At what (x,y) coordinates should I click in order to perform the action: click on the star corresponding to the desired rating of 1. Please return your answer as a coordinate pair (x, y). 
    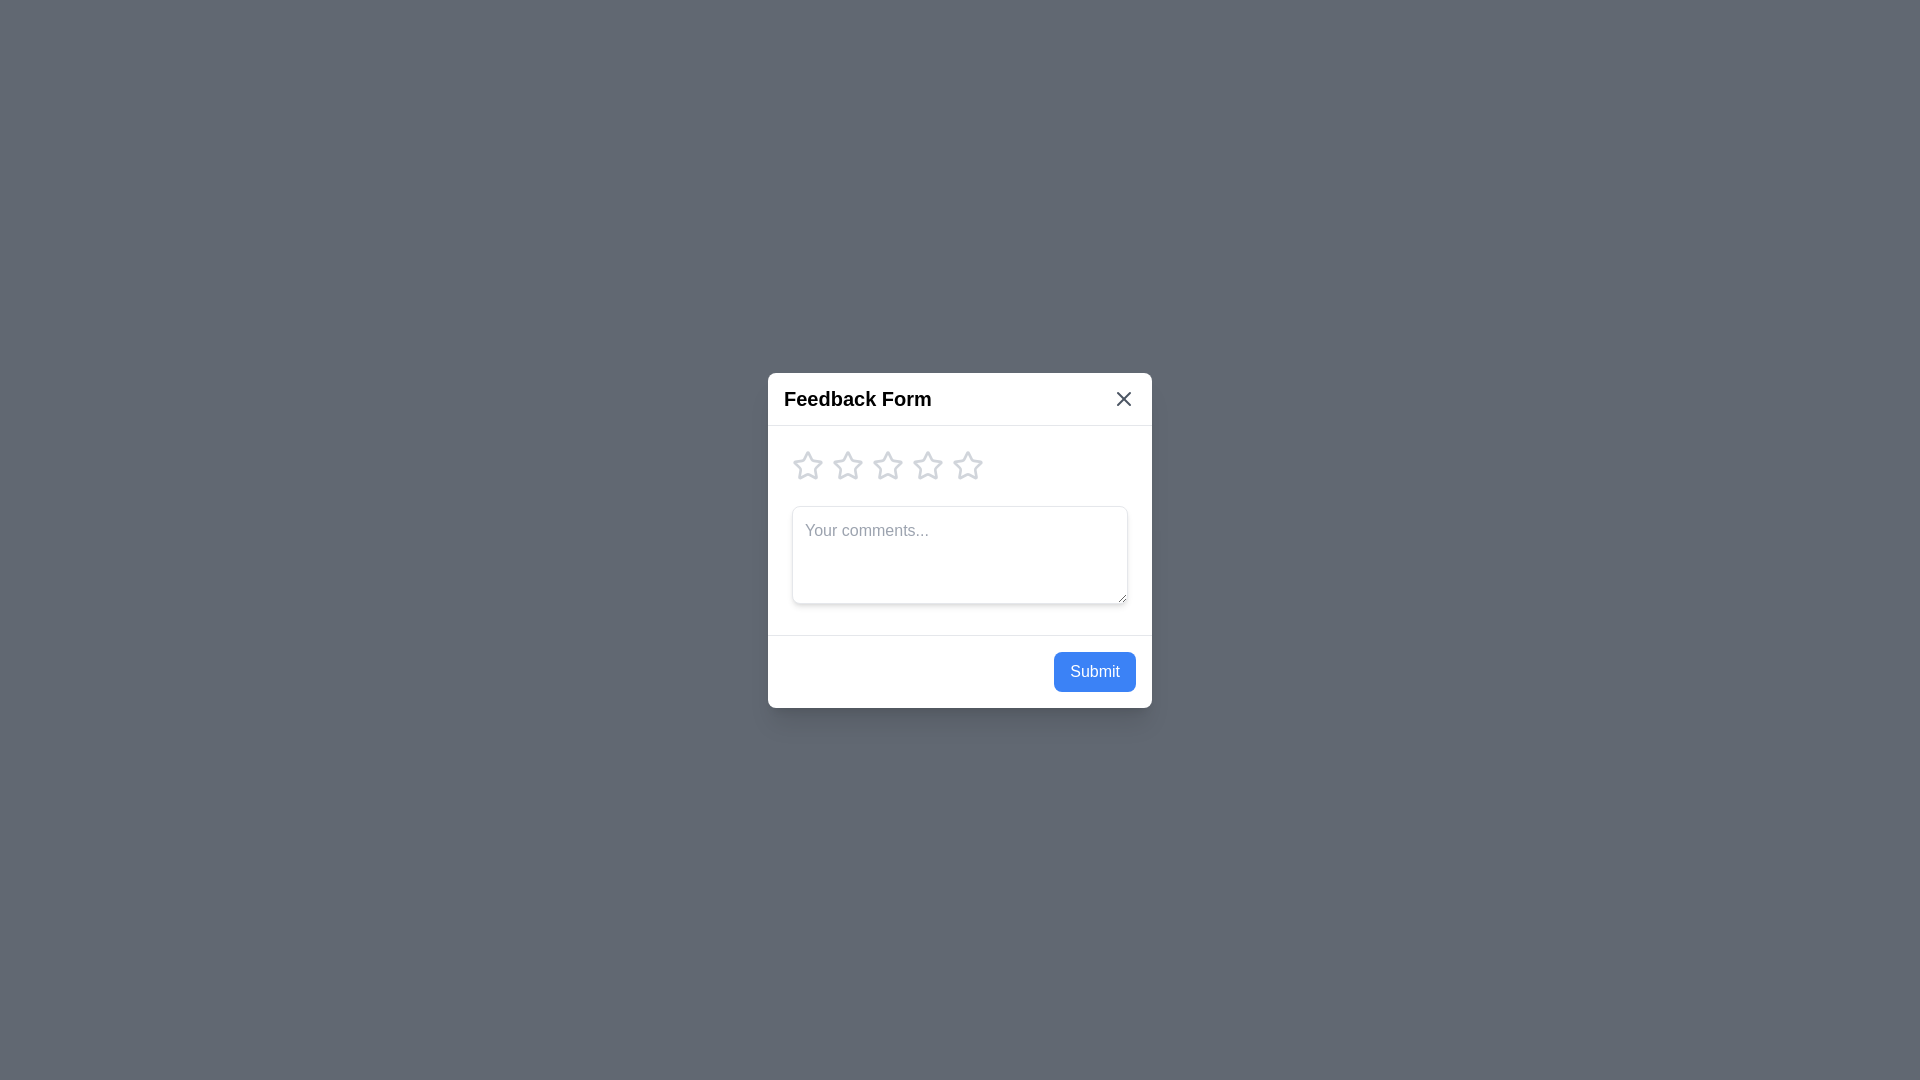
    Looking at the image, I should click on (807, 465).